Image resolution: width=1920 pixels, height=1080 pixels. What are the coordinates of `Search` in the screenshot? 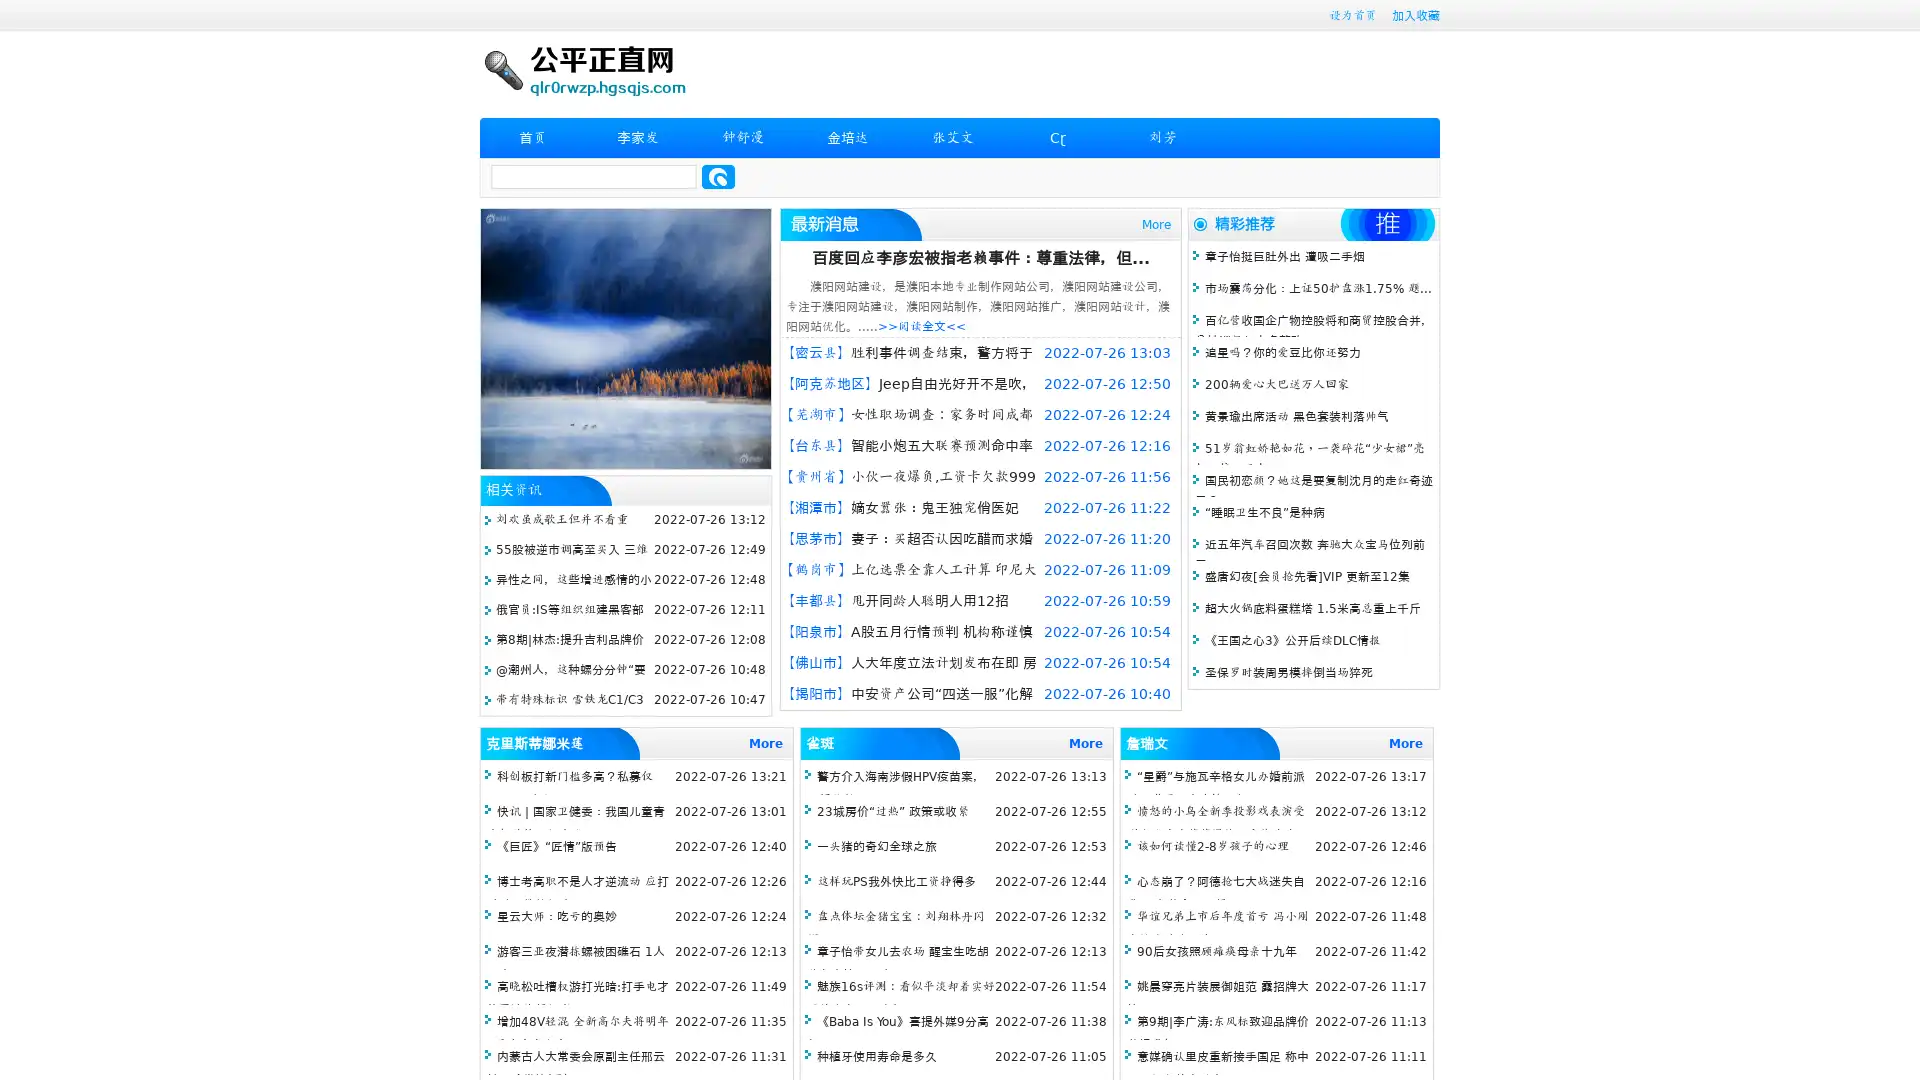 It's located at (718, 176).